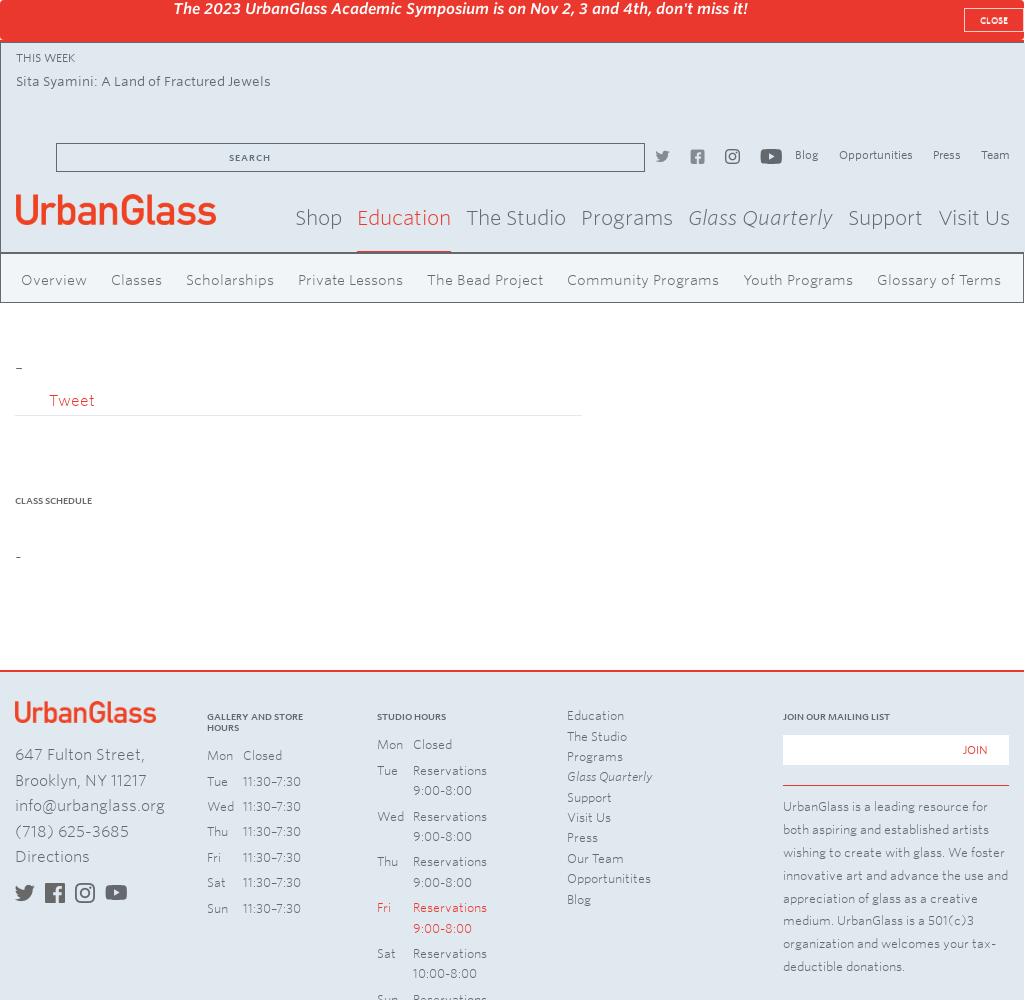  What do you see at coordinates (79, 767) in the screenshot?
I see `'647 Fulton Street, Brooklyn, NY 11217'` at bounding box center [79, 767].